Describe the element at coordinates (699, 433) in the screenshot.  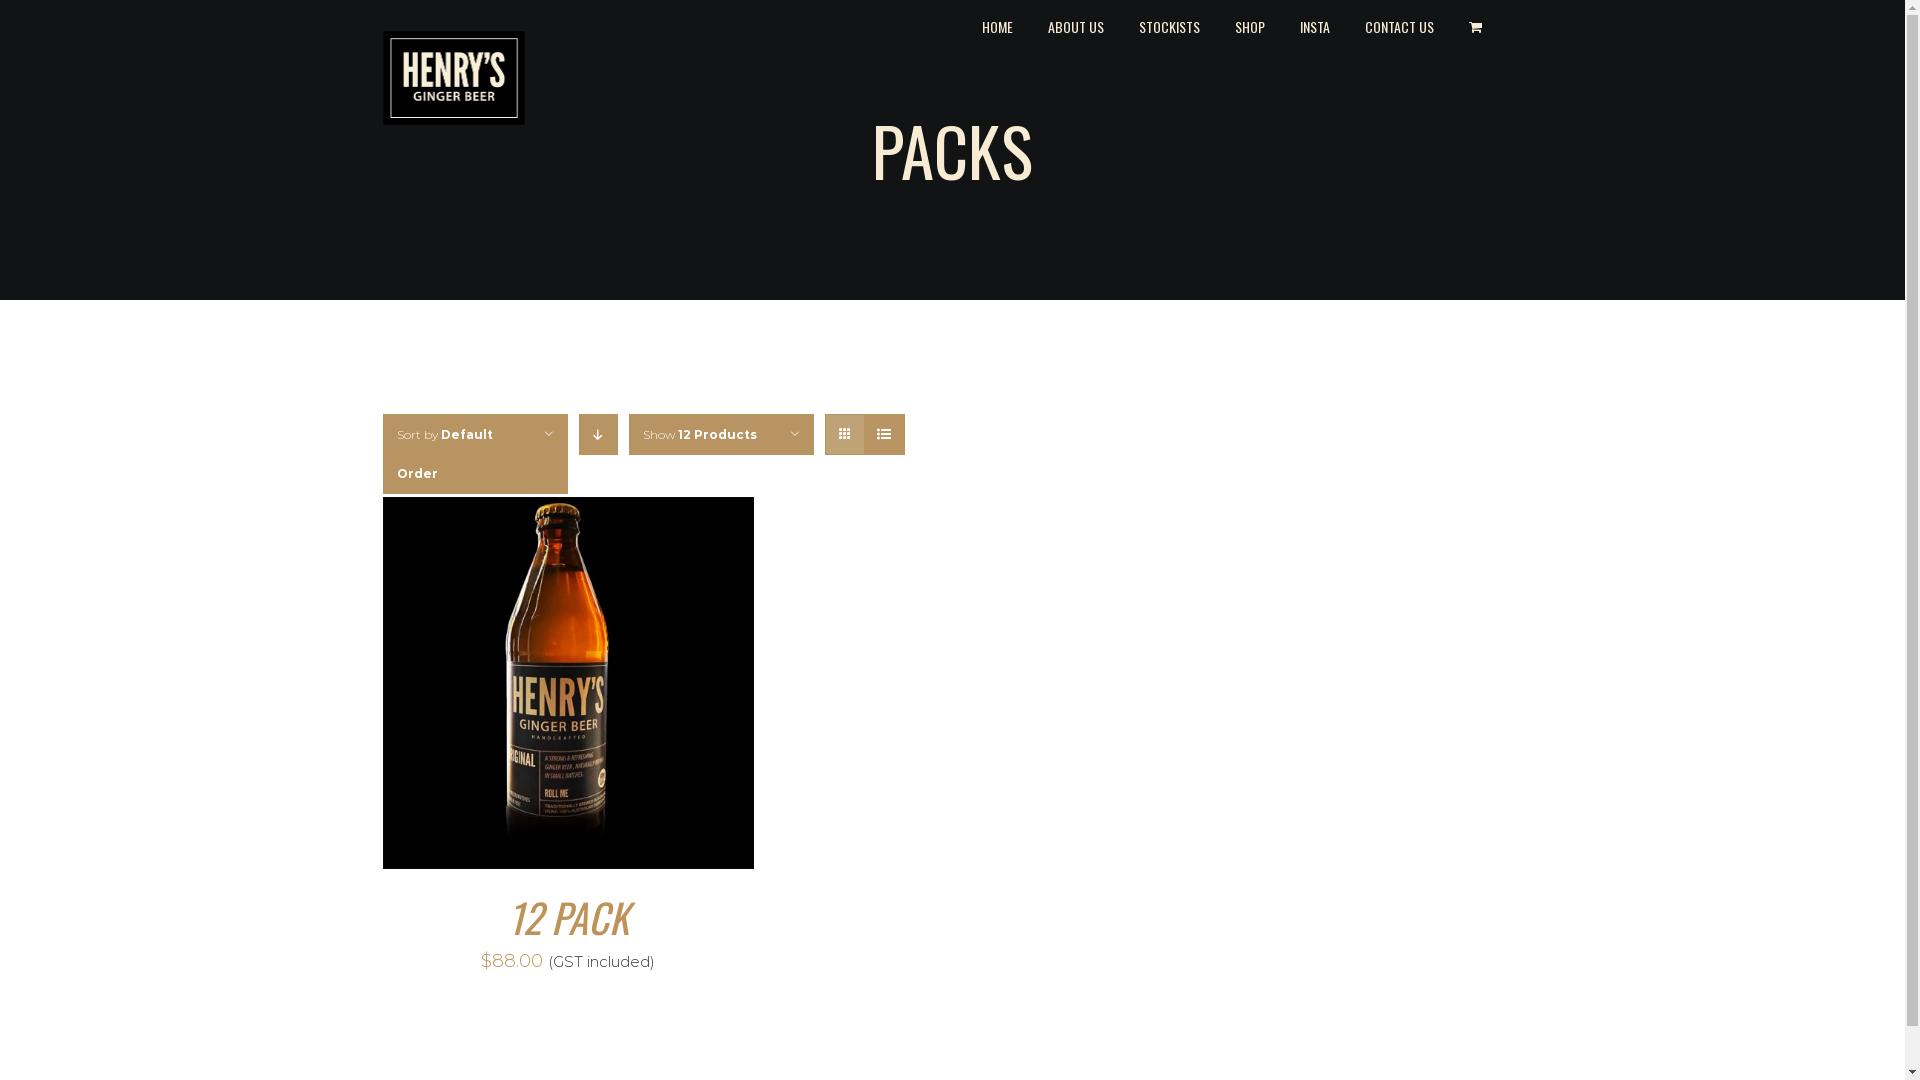
I see `'Show 12 Products'` at that location.